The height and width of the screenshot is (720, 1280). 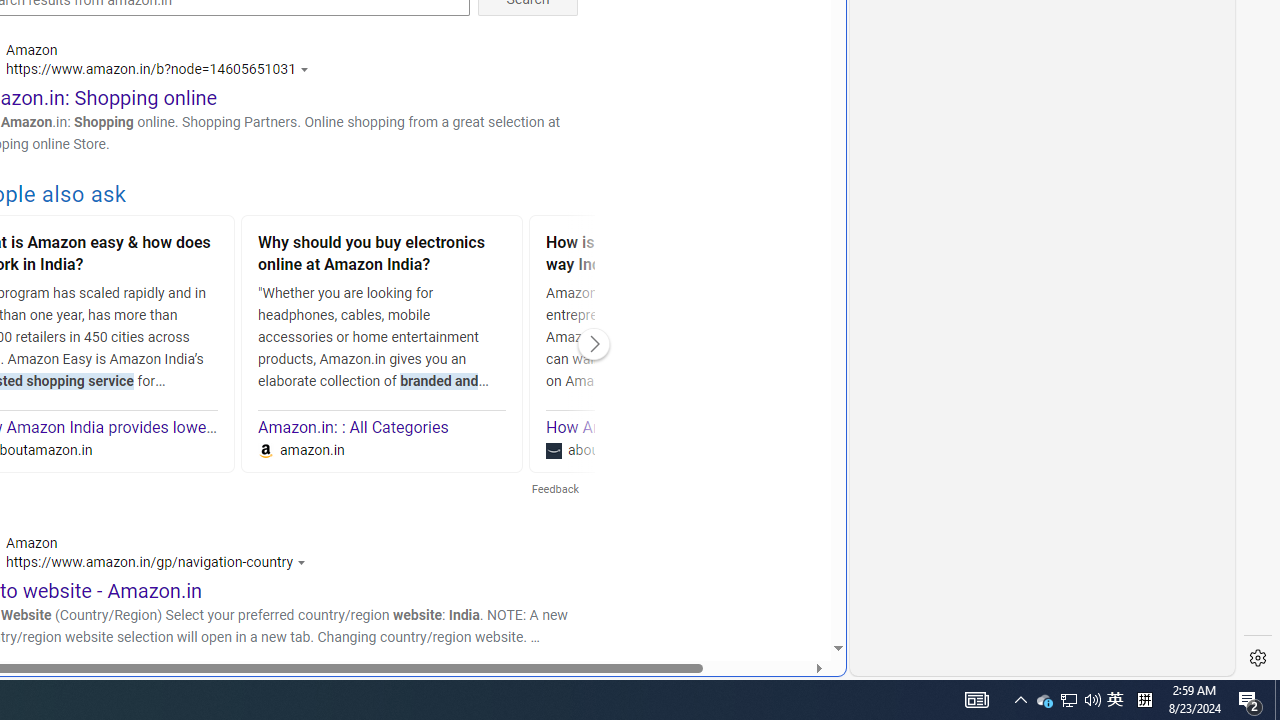 I want to click on 'How is Amazon easy changing the way India buys?', so click(x=670, y=255).